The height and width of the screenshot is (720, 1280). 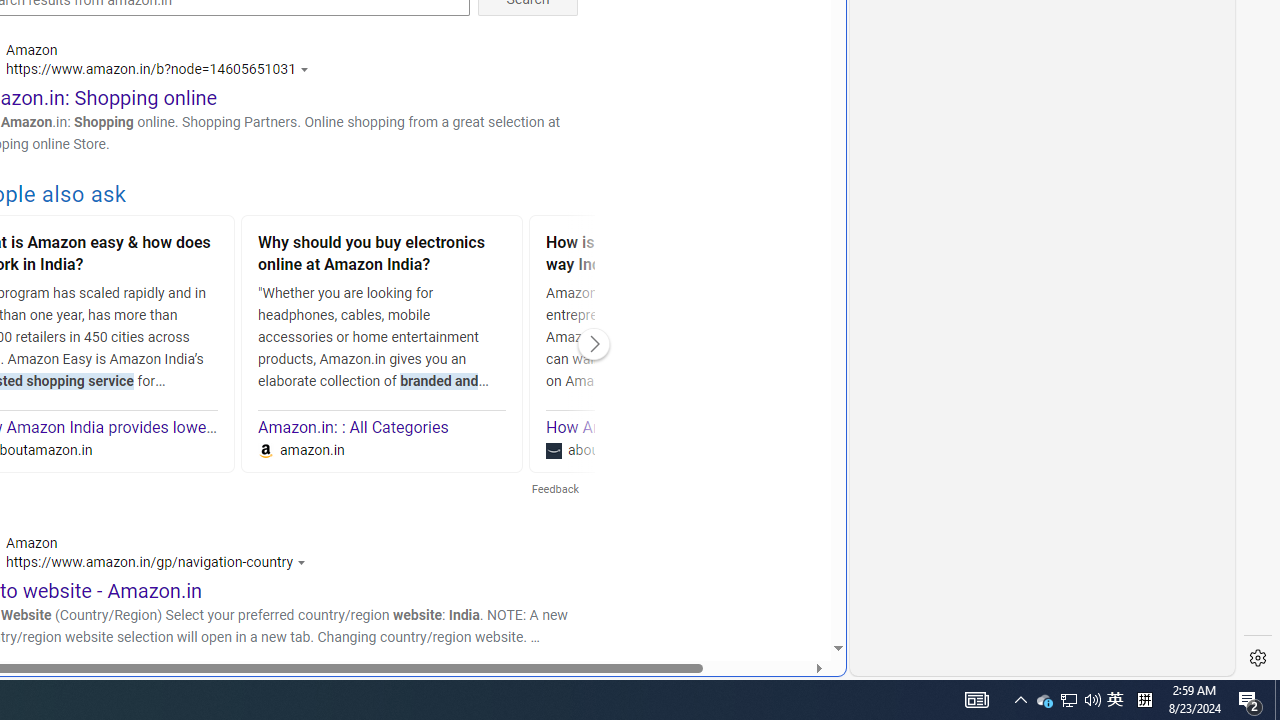 I want to click on 'How is Amazon easy changing the way India buys?', so click(x=670, y=255).